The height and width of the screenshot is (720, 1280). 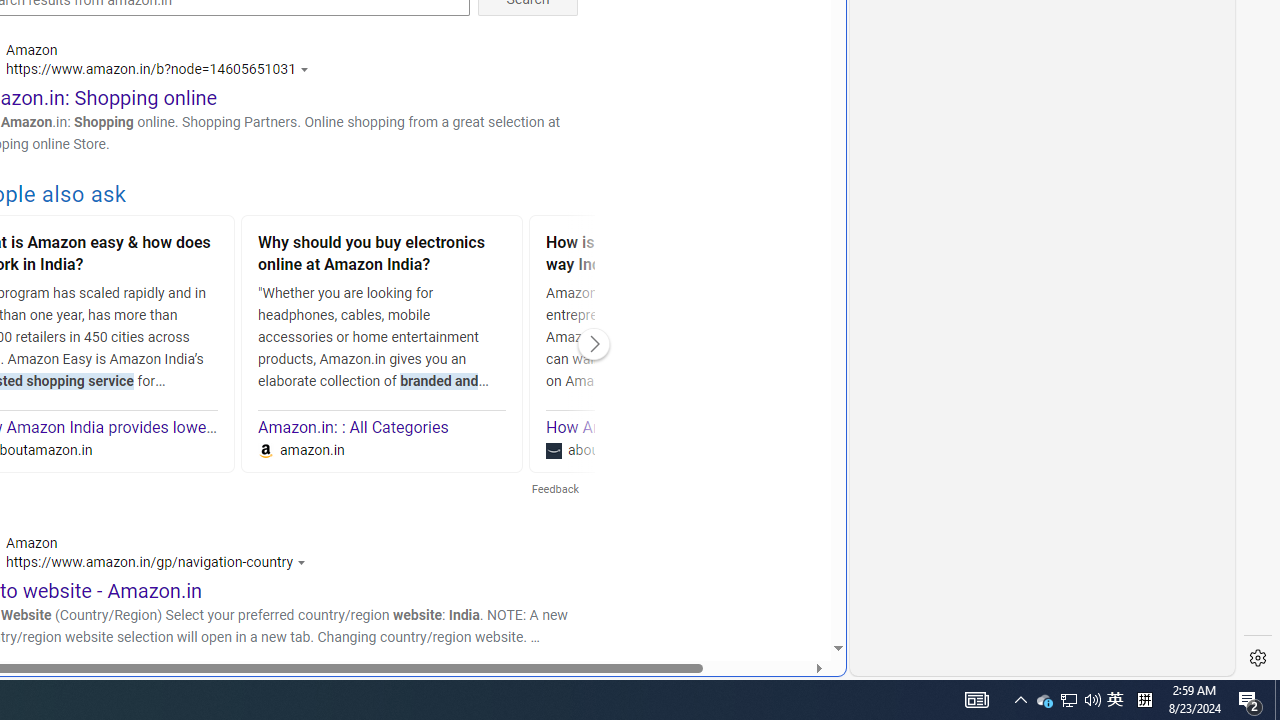 I want to click on 'How is Amazon easy changing the way India buys?', so click(x=670, y=255).